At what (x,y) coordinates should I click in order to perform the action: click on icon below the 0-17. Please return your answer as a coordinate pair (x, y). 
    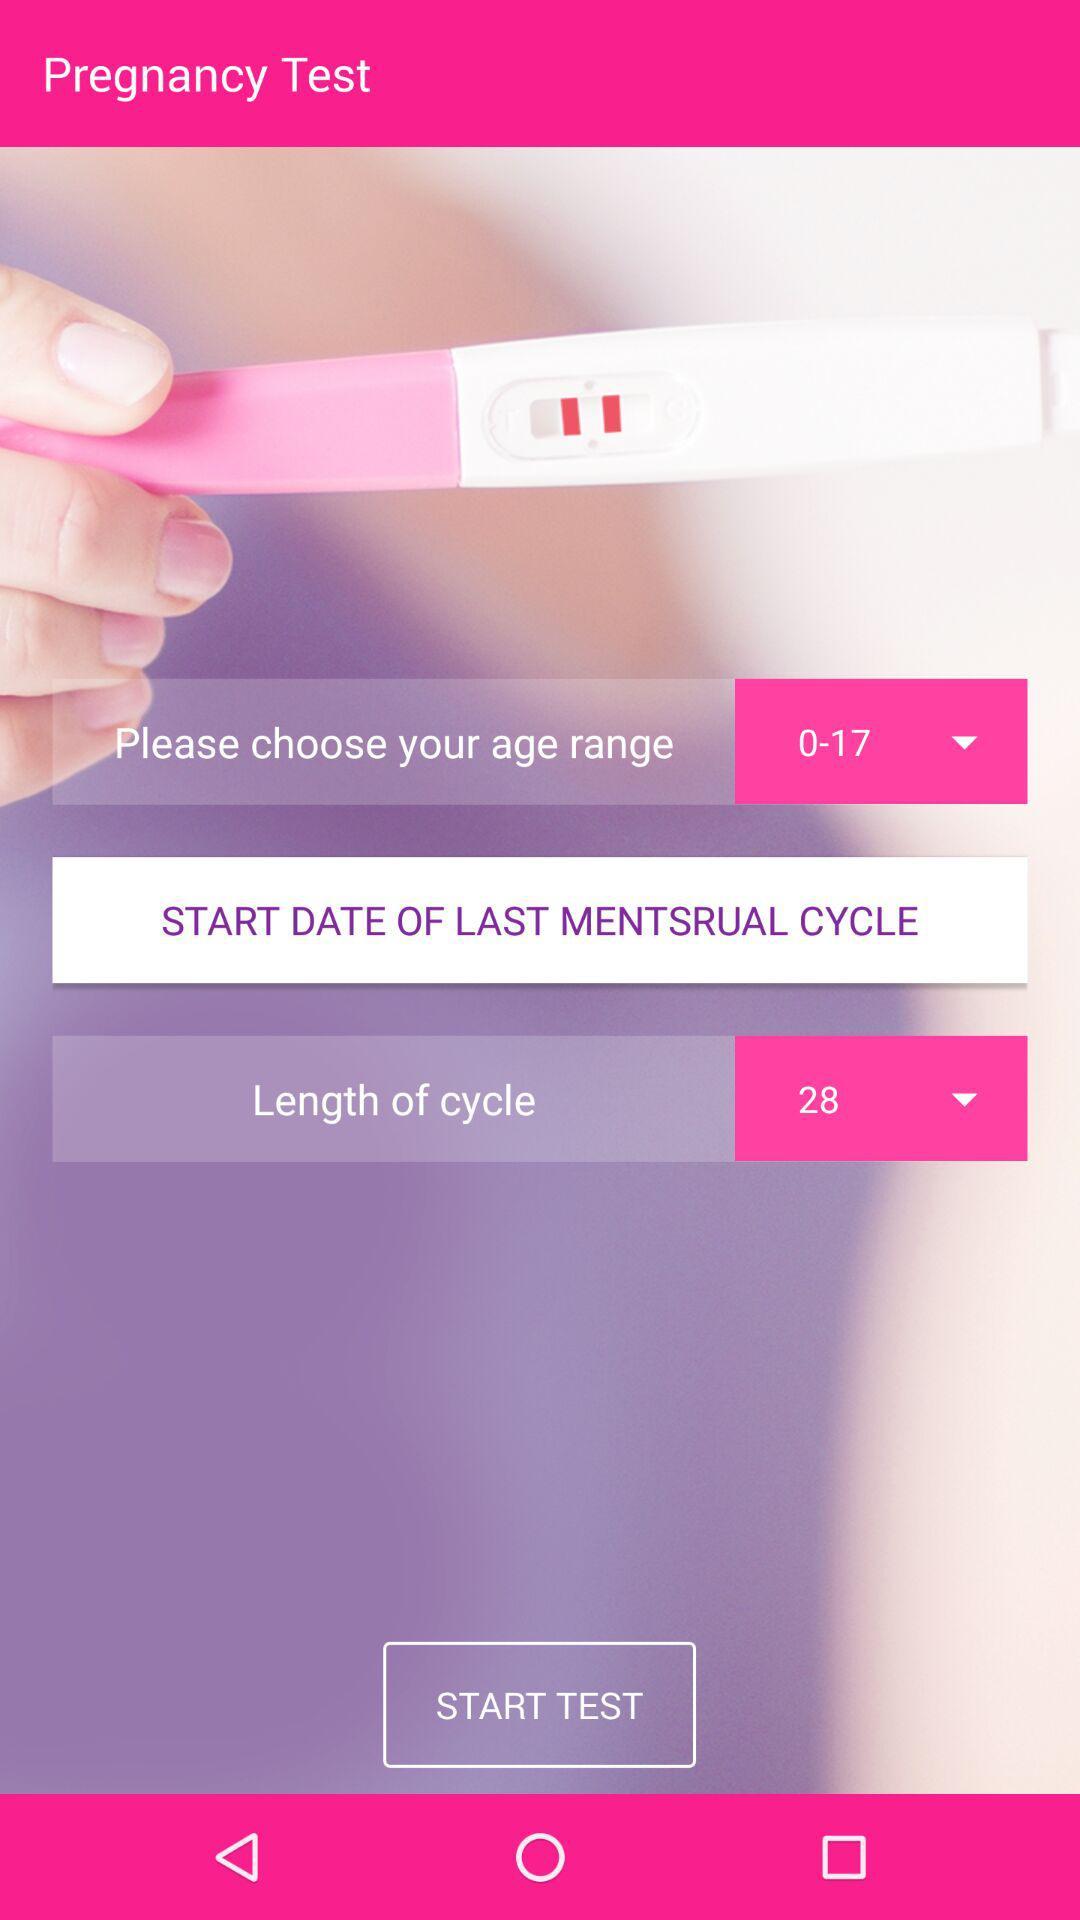
    Looking at the image, I should click on (540, 919).